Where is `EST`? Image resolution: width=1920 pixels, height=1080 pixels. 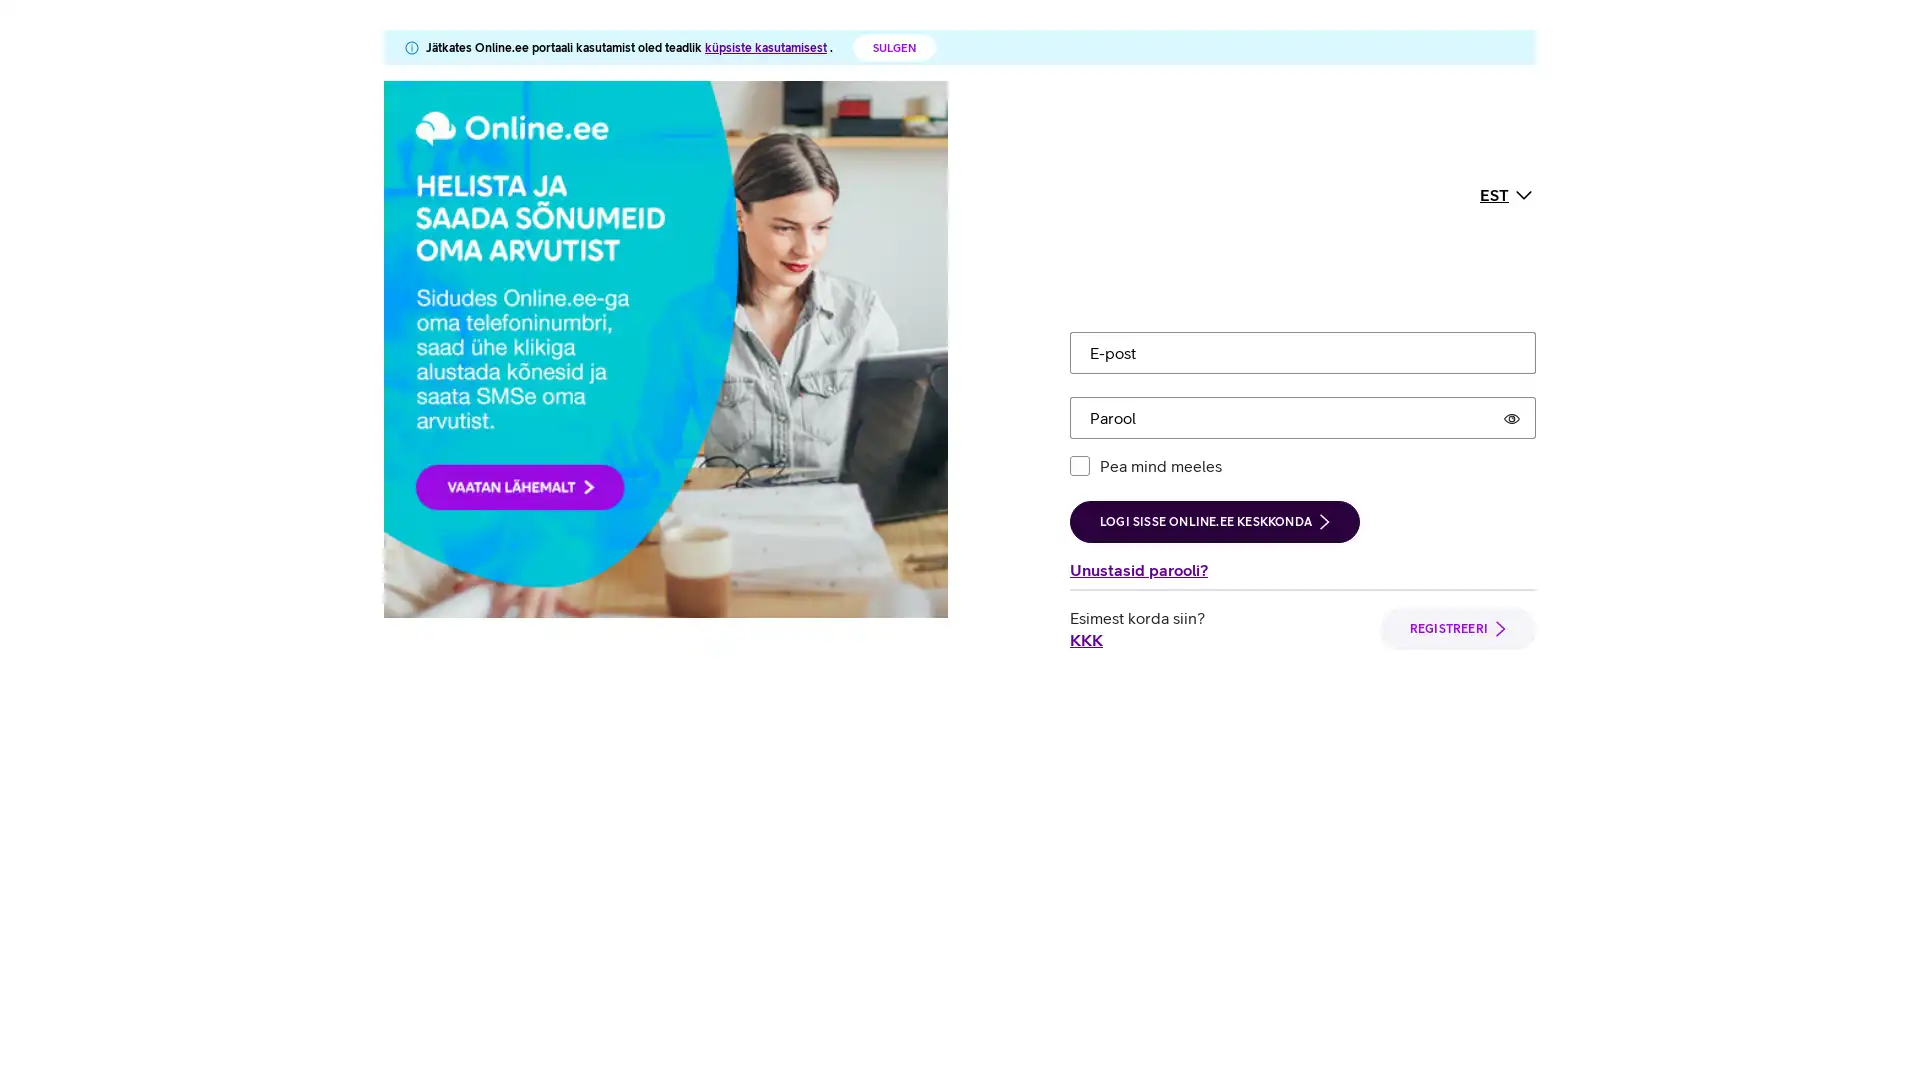 EST is located at coordinates (1507, 100).